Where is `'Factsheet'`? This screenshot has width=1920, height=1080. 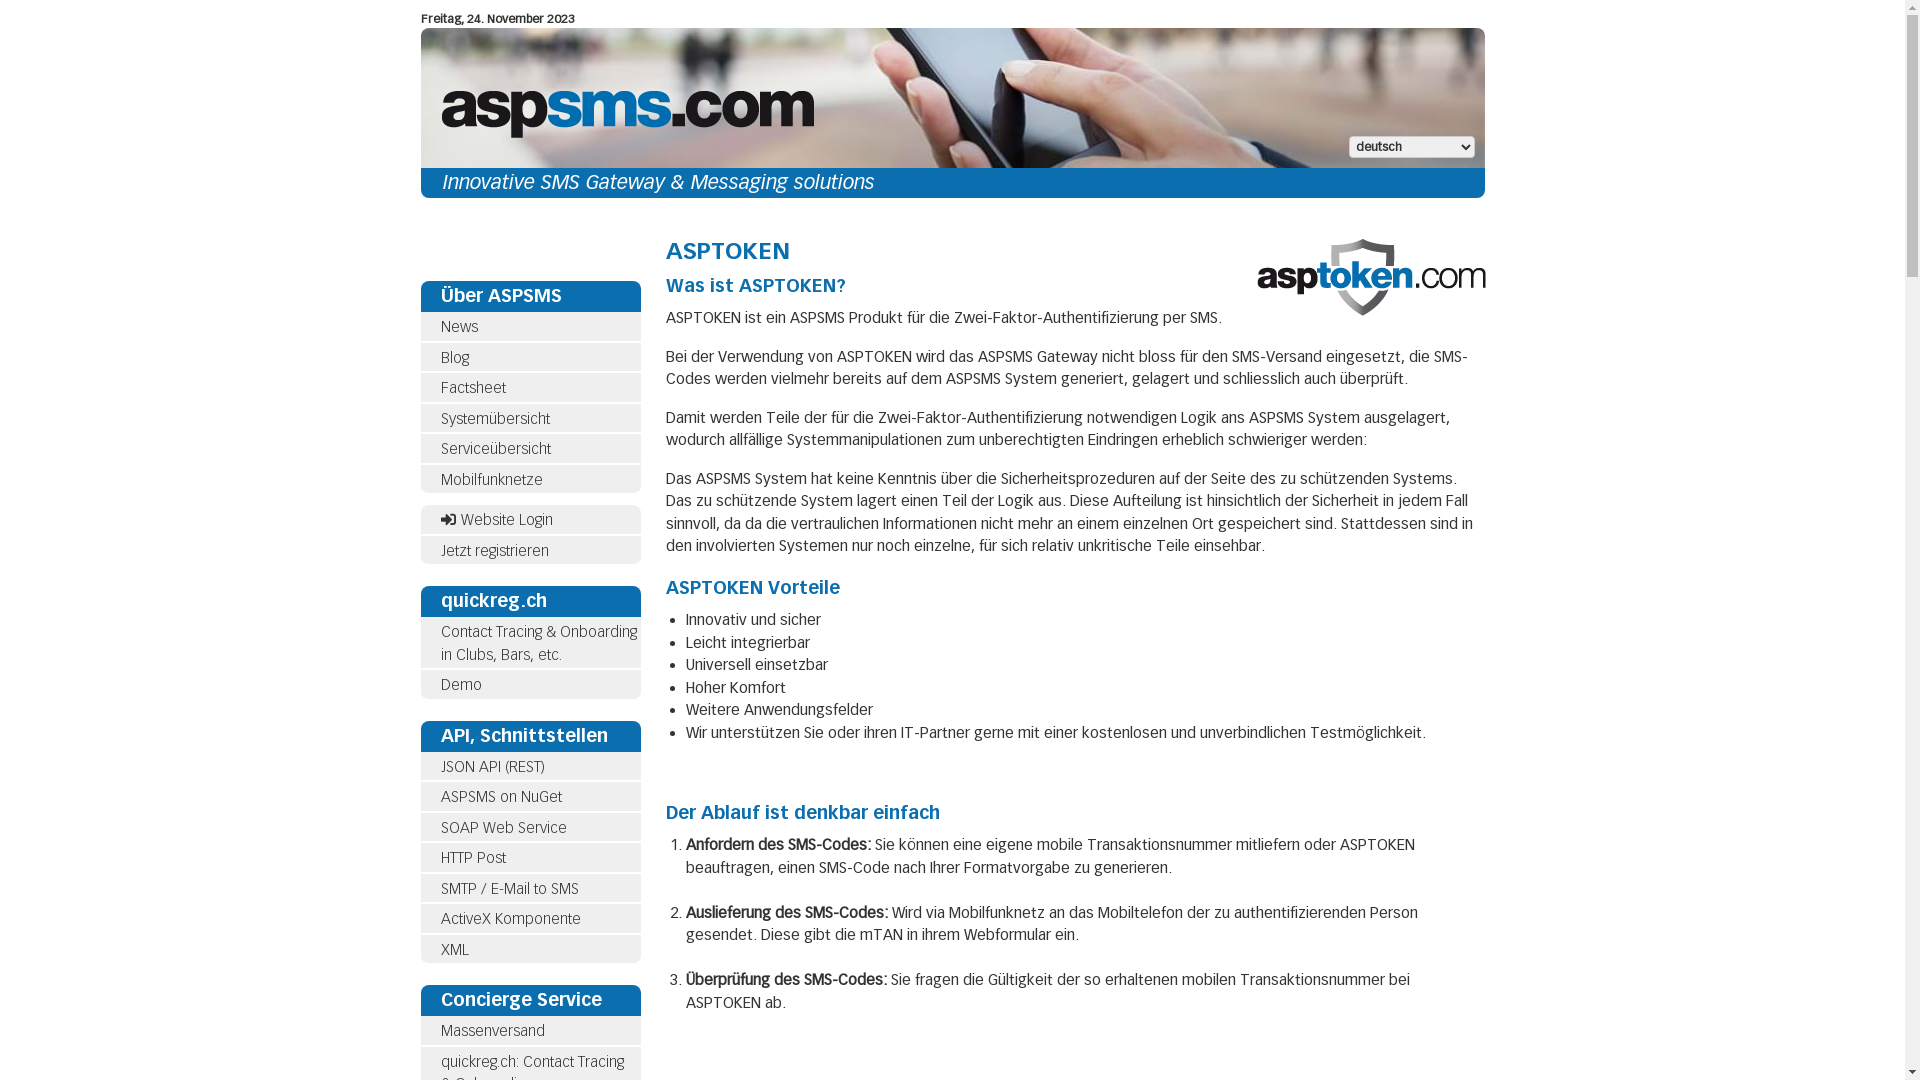
'Factsheet' is located at coordinates (439, 388).